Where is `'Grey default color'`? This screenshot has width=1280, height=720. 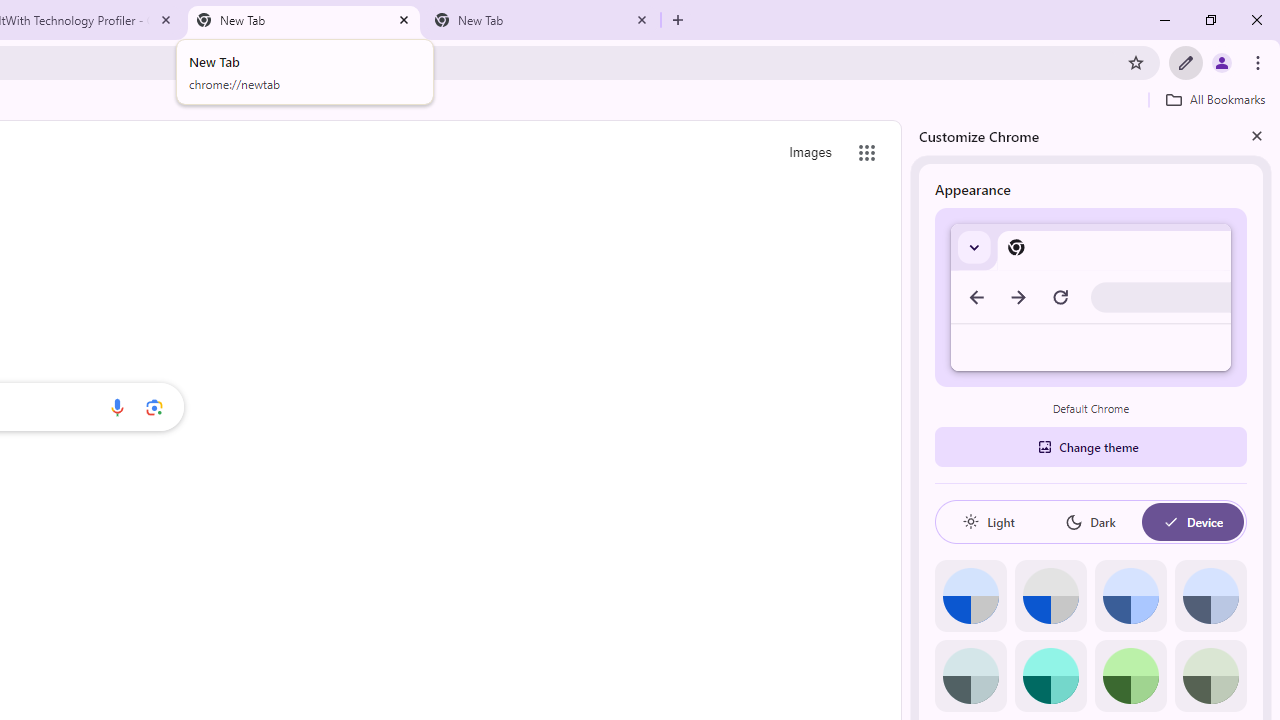 'Grey default color' is located at coordinates (1049, 595).